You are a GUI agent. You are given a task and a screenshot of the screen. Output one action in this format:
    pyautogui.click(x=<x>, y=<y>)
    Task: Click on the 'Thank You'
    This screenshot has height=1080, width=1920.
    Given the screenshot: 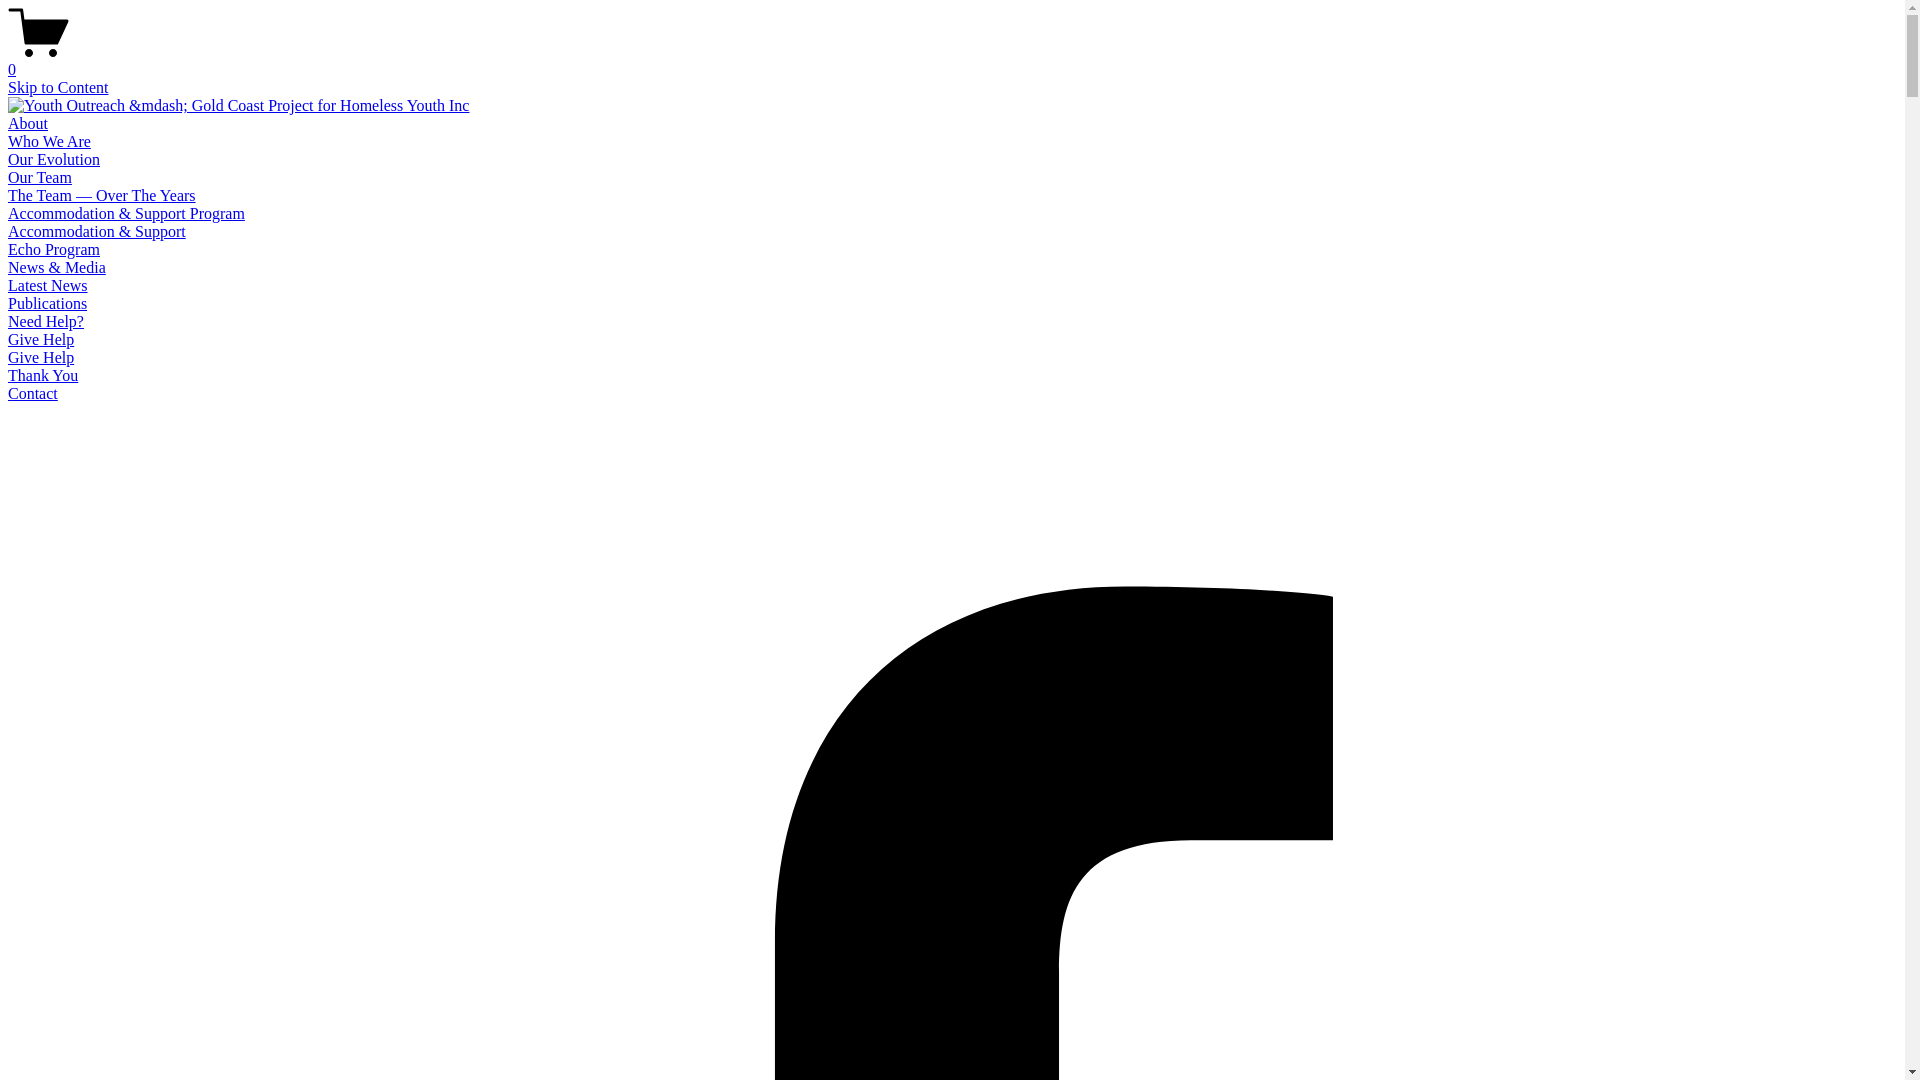 What is the action you would take?
    pyautogui.click(x=43, y=375)
    